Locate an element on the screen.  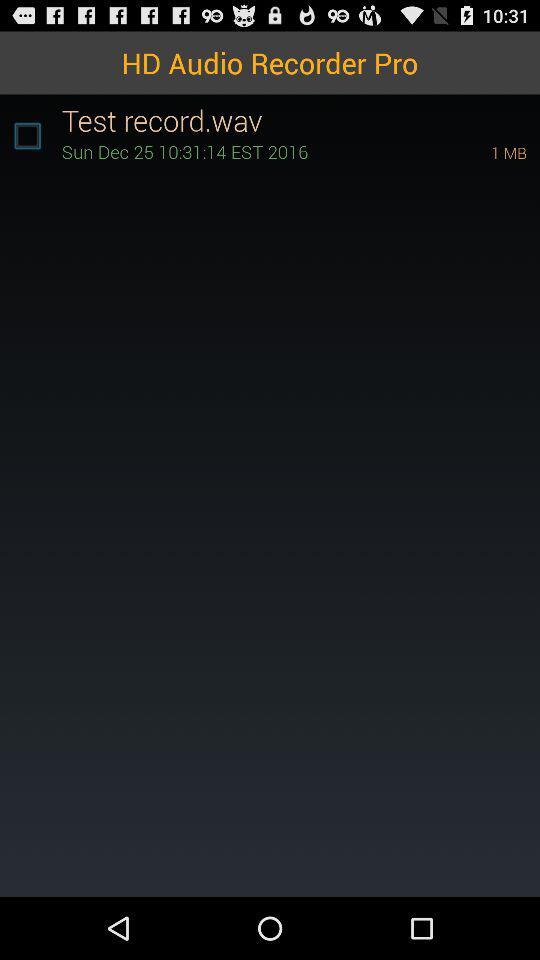
app below the test record.wav item is located at coordinates (248, 150).